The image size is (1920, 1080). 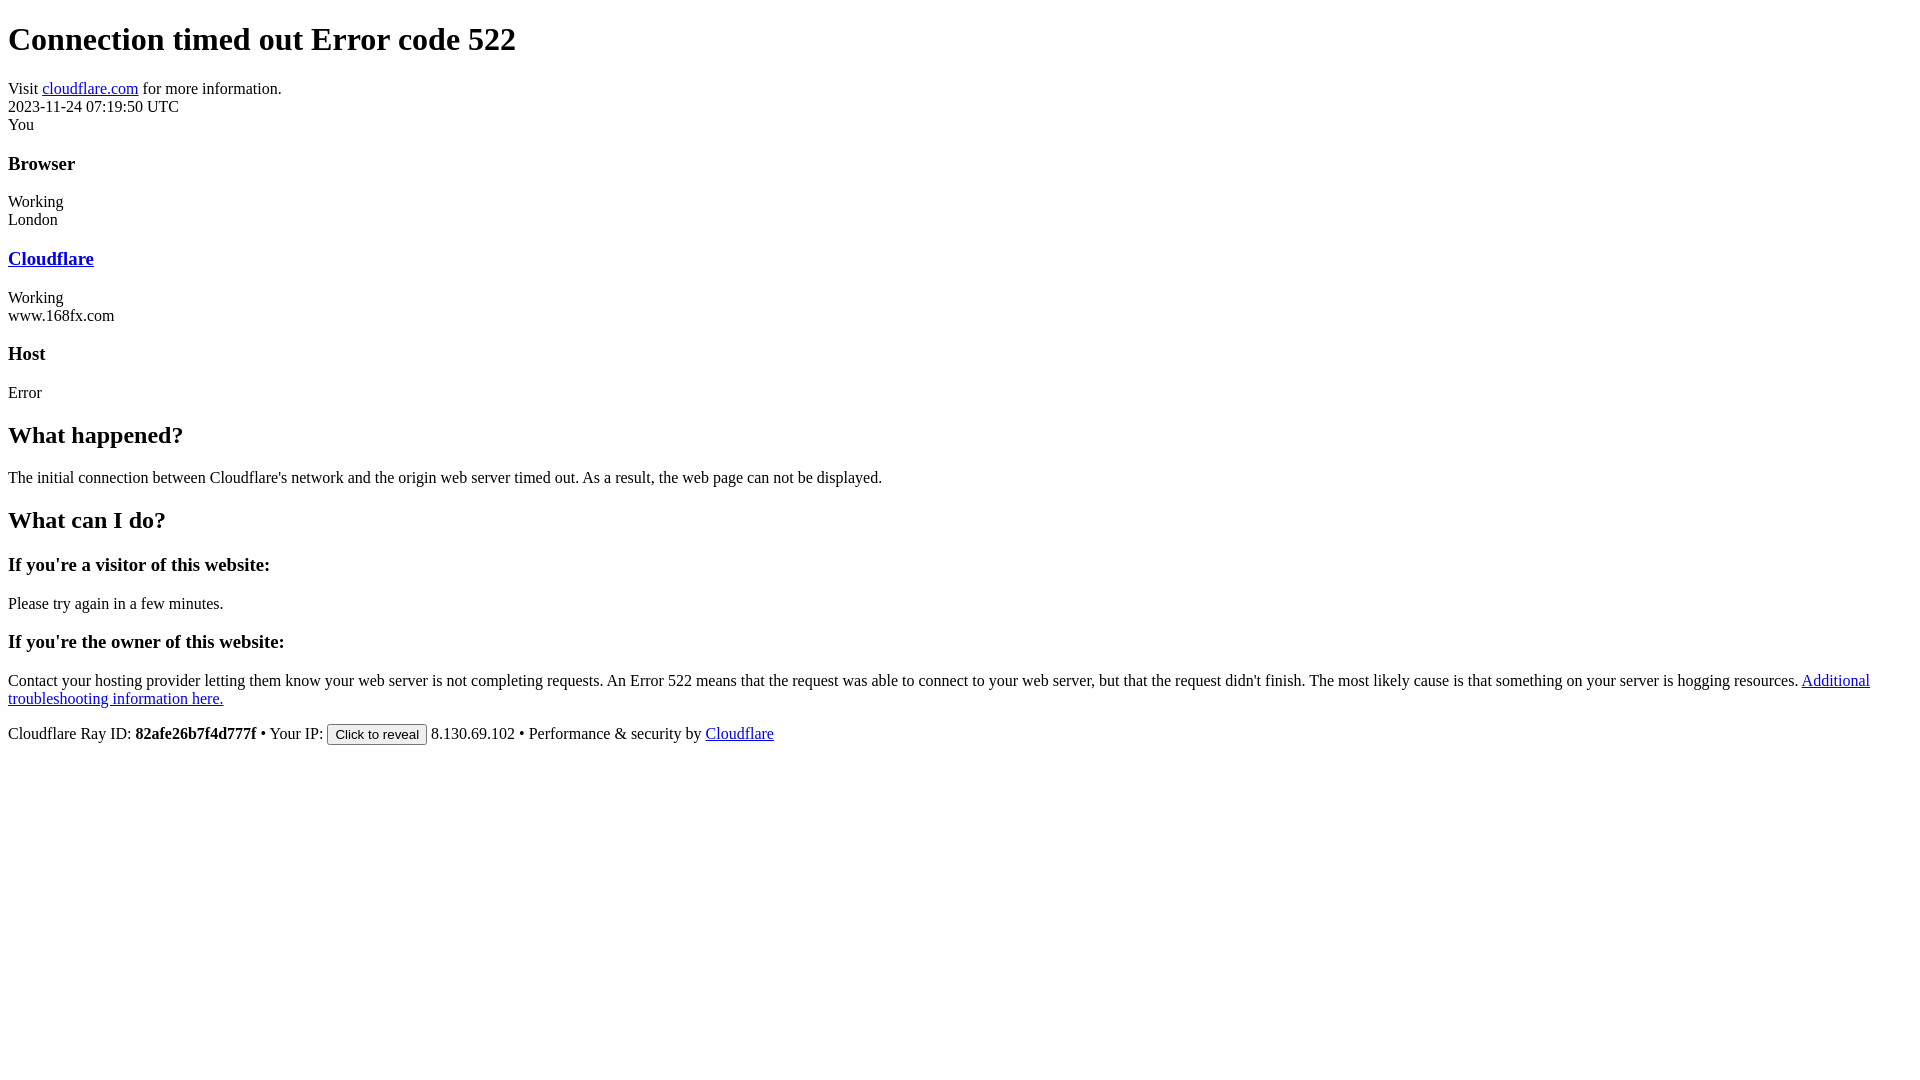 What do you see at coordinates (42, 87) in the screenshot?
I see `'cloudflare.com'` at bounding box center [42, 87].